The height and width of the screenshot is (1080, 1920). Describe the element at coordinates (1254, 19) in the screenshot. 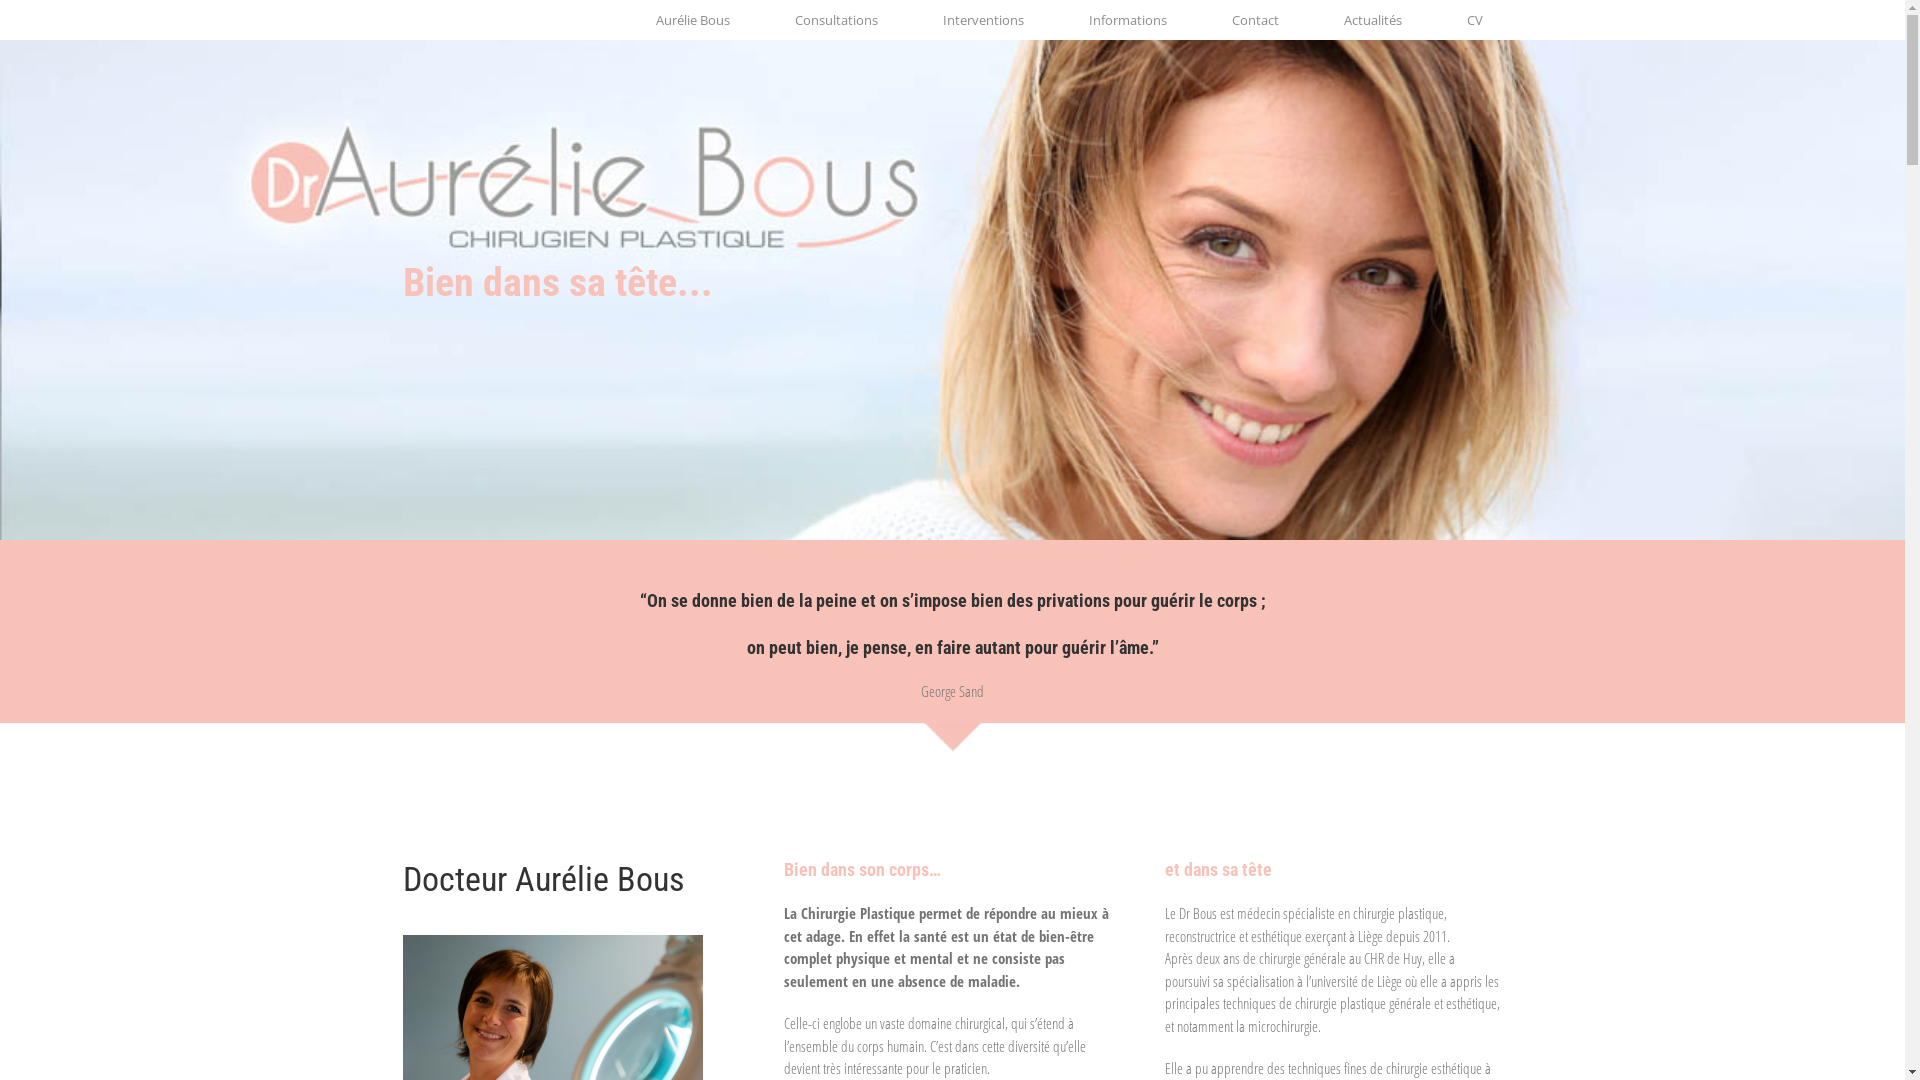

I see `'Contact'` at that location.